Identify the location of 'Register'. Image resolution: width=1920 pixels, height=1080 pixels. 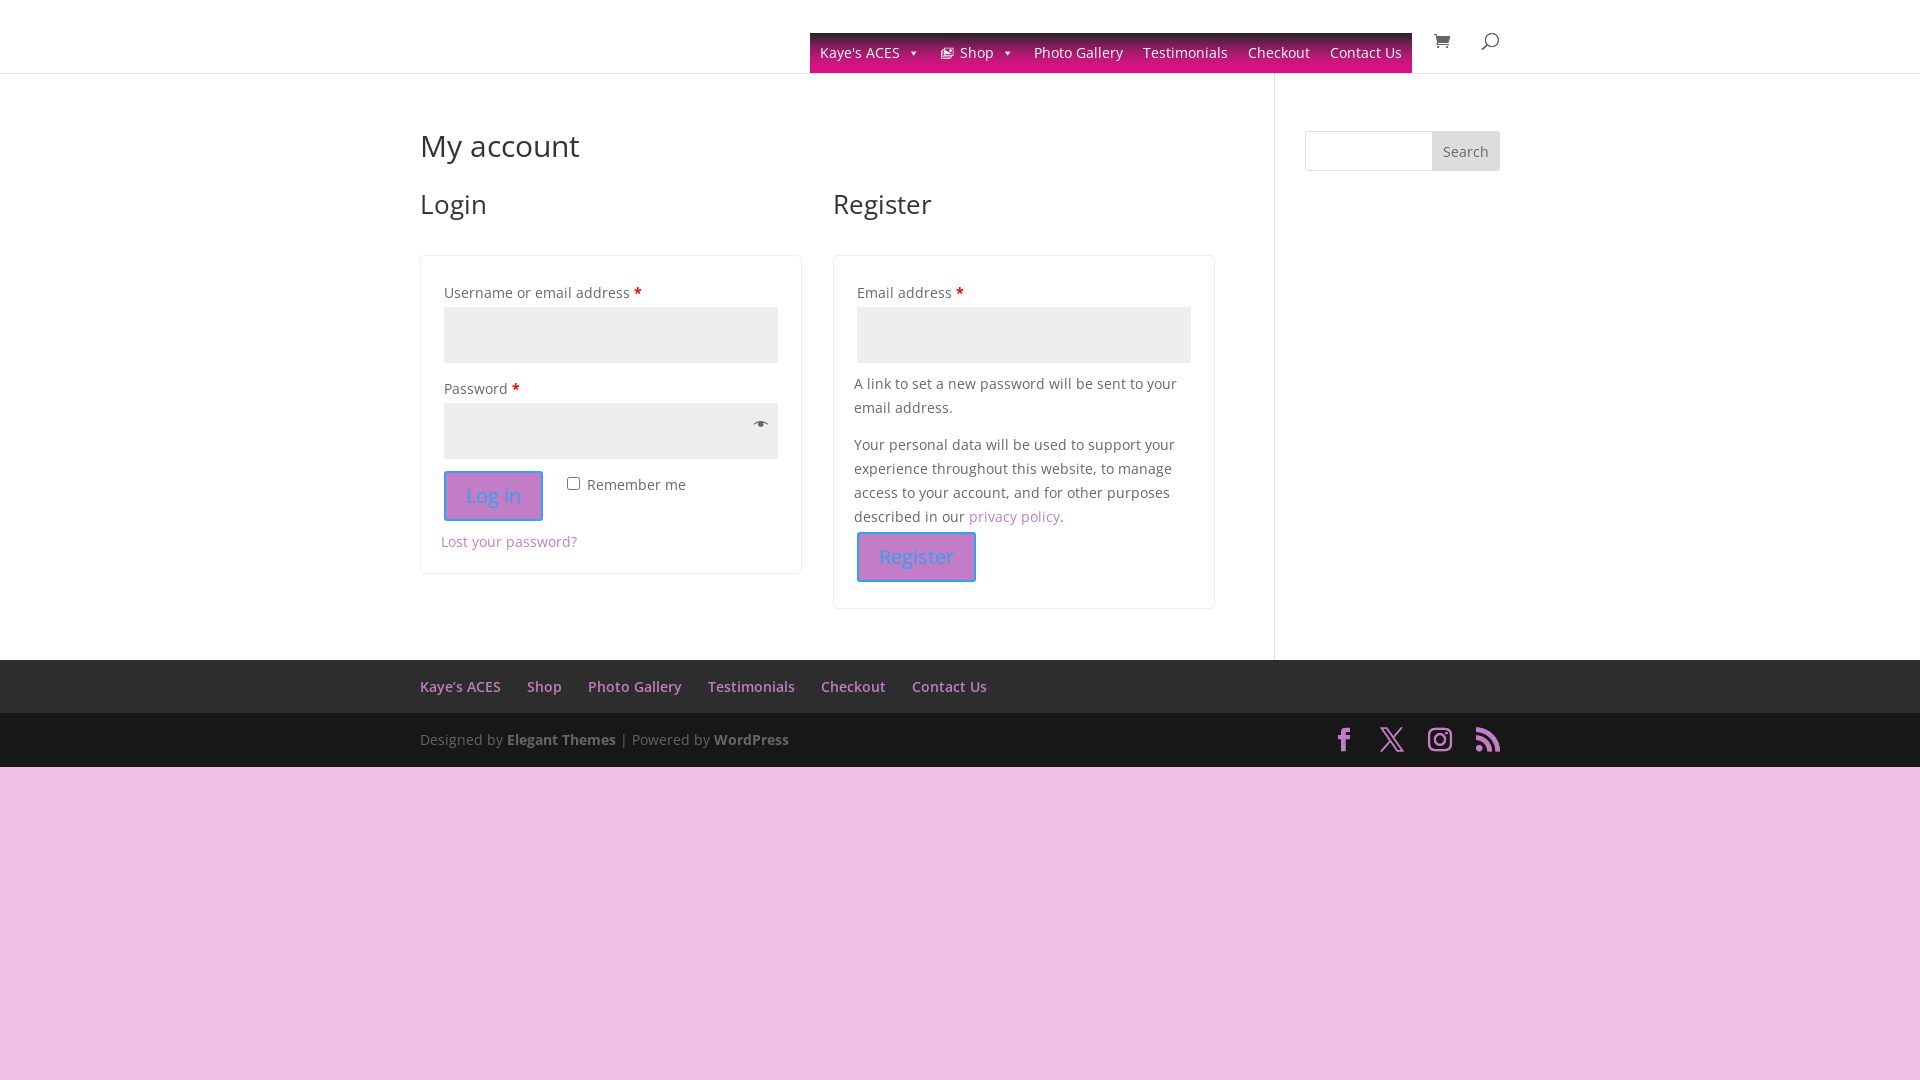
(915, 556).